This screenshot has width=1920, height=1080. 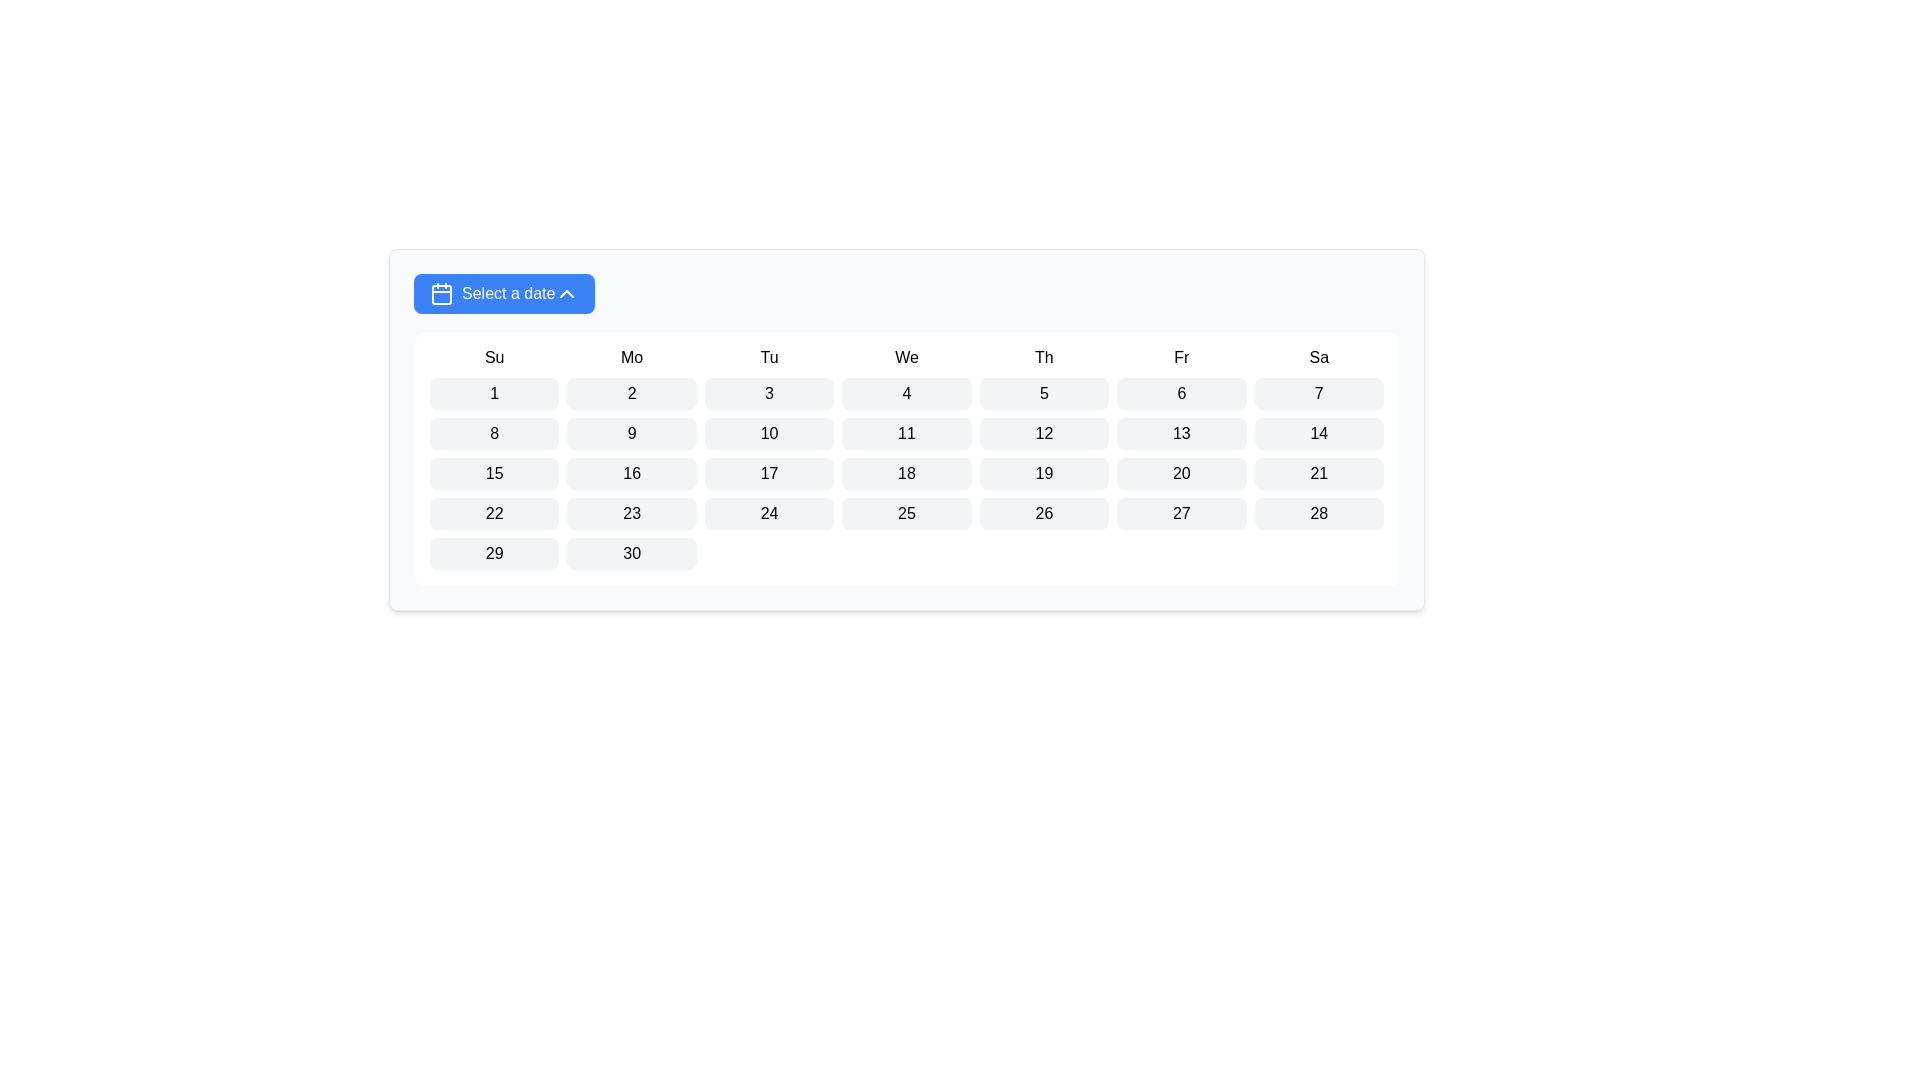 I want to click on the header label indicating 'Wednesday' in the calendar display, which is positioned in the top row between 'Tu' and 'Th', so click(x=906, y=357).